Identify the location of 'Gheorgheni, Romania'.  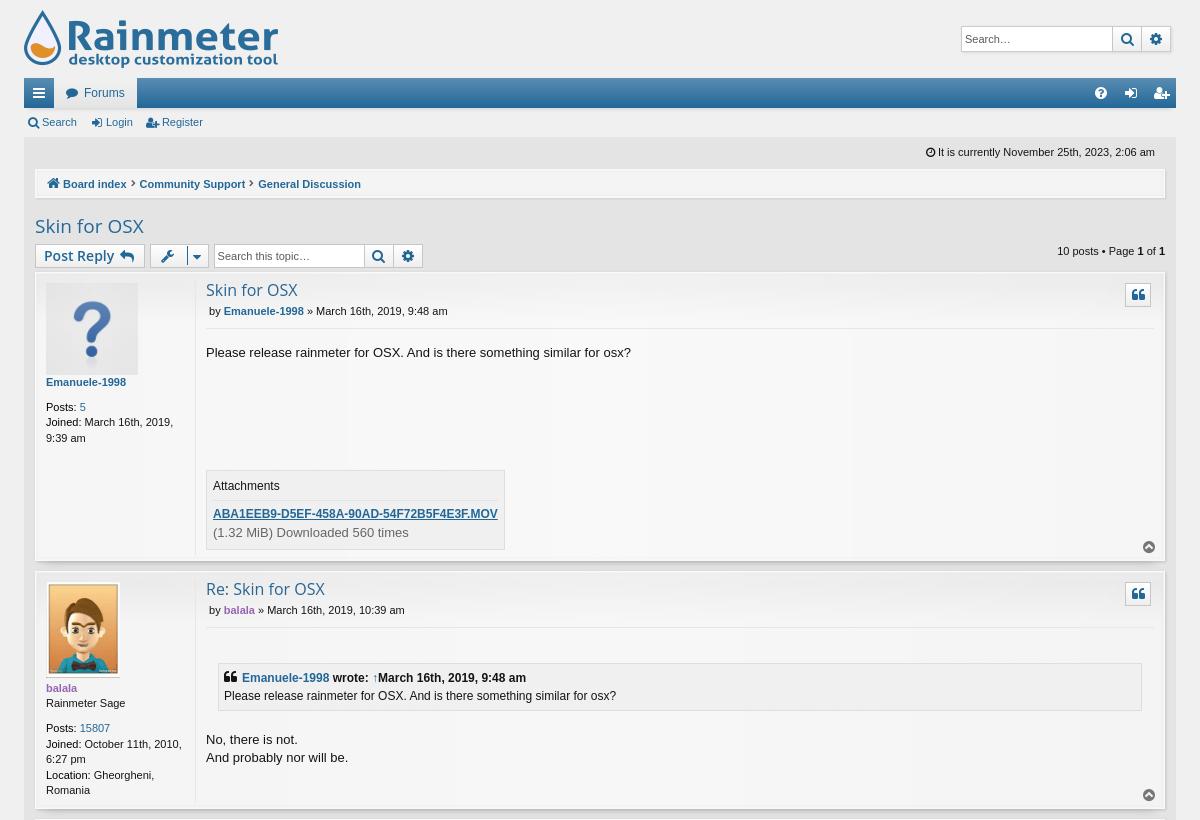
(99, 781).